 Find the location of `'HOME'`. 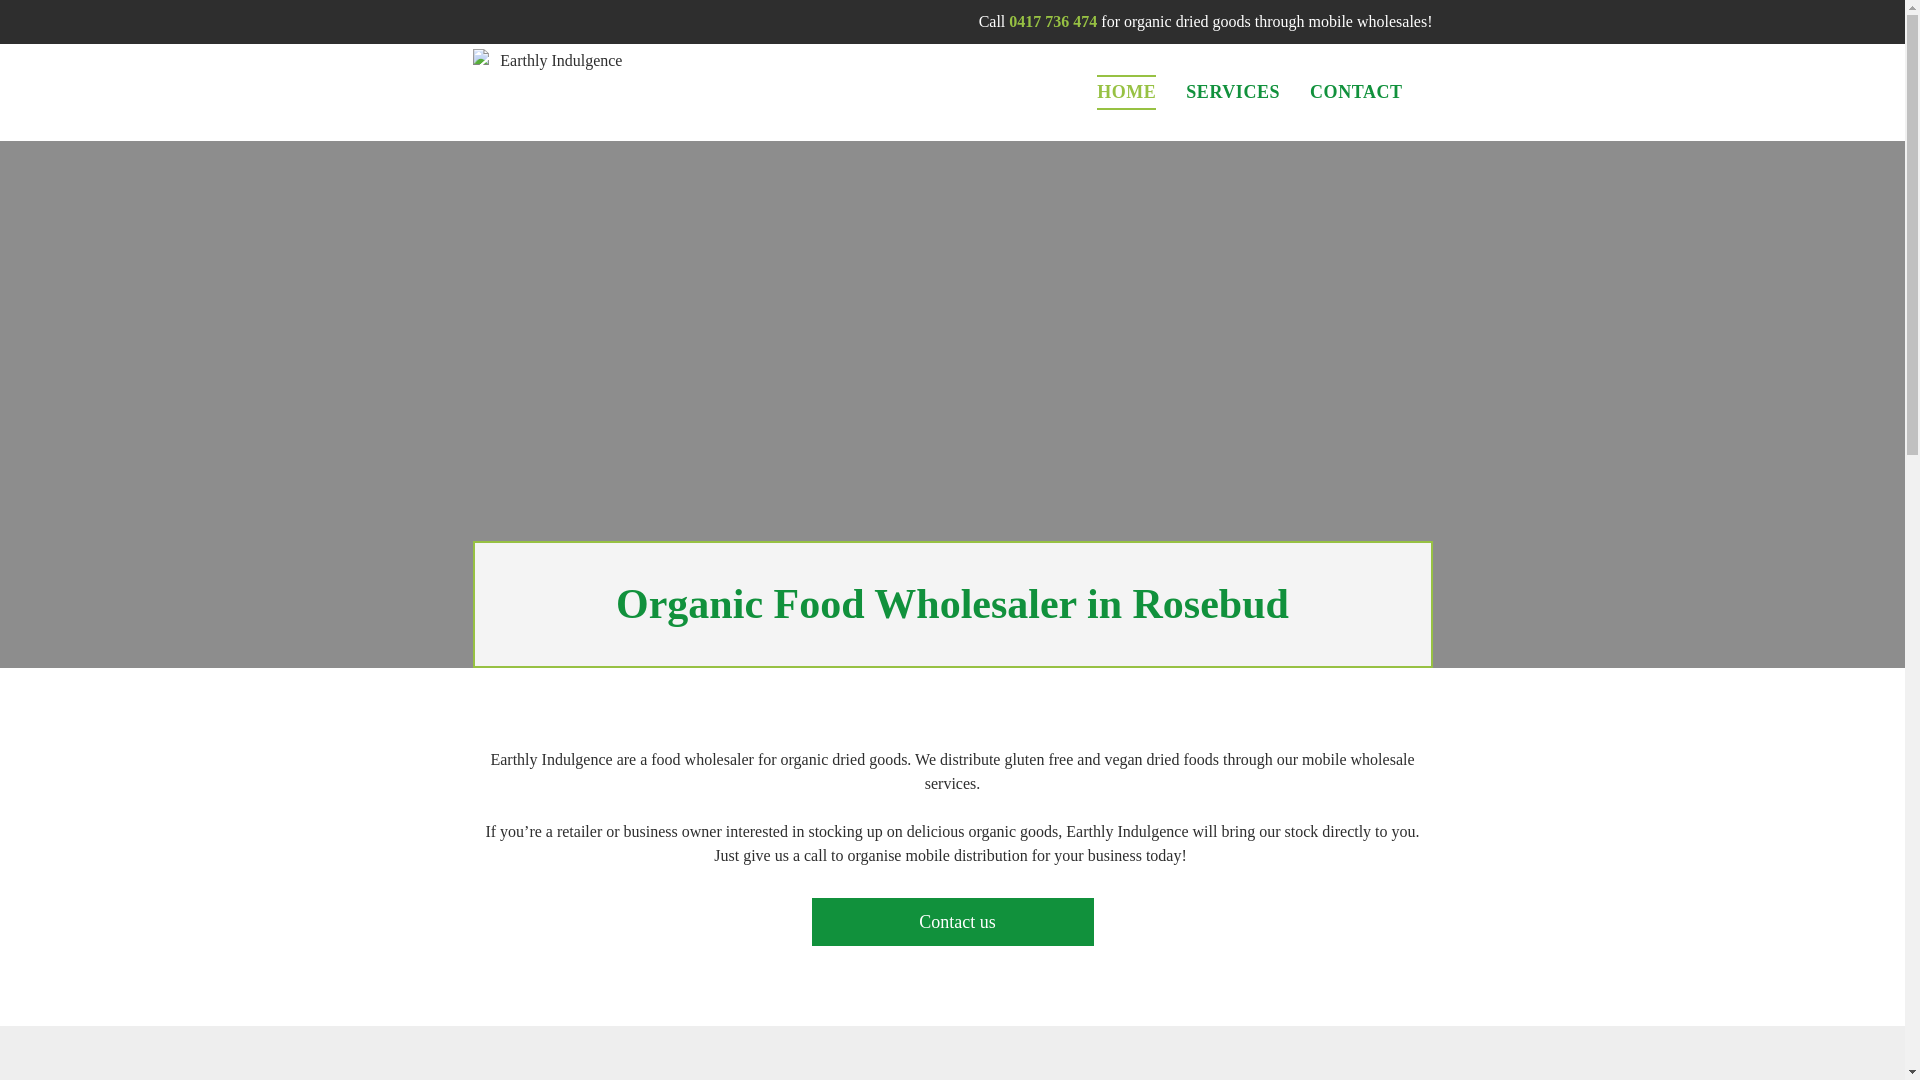

'HOME' is located at coordinates (1080, 92).